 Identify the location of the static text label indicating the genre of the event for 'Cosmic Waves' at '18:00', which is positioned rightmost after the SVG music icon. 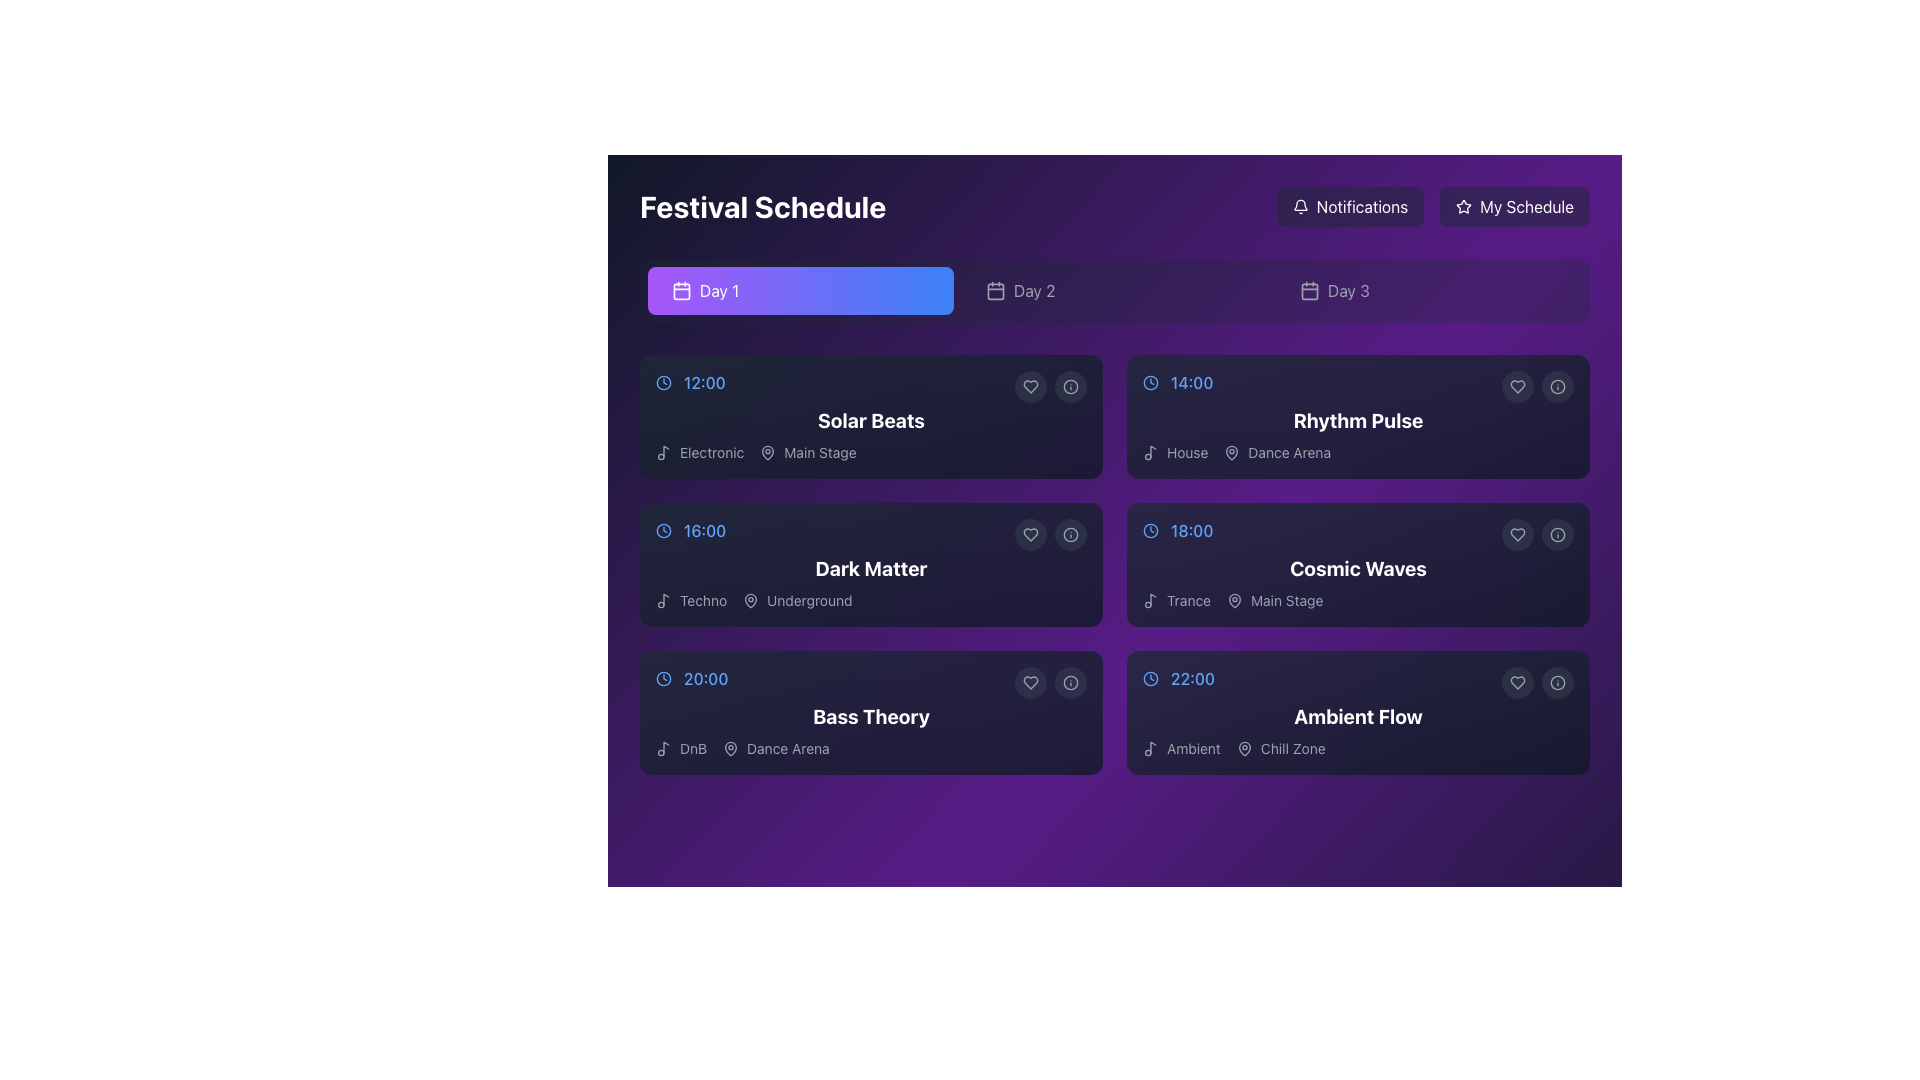
(1189, 600).